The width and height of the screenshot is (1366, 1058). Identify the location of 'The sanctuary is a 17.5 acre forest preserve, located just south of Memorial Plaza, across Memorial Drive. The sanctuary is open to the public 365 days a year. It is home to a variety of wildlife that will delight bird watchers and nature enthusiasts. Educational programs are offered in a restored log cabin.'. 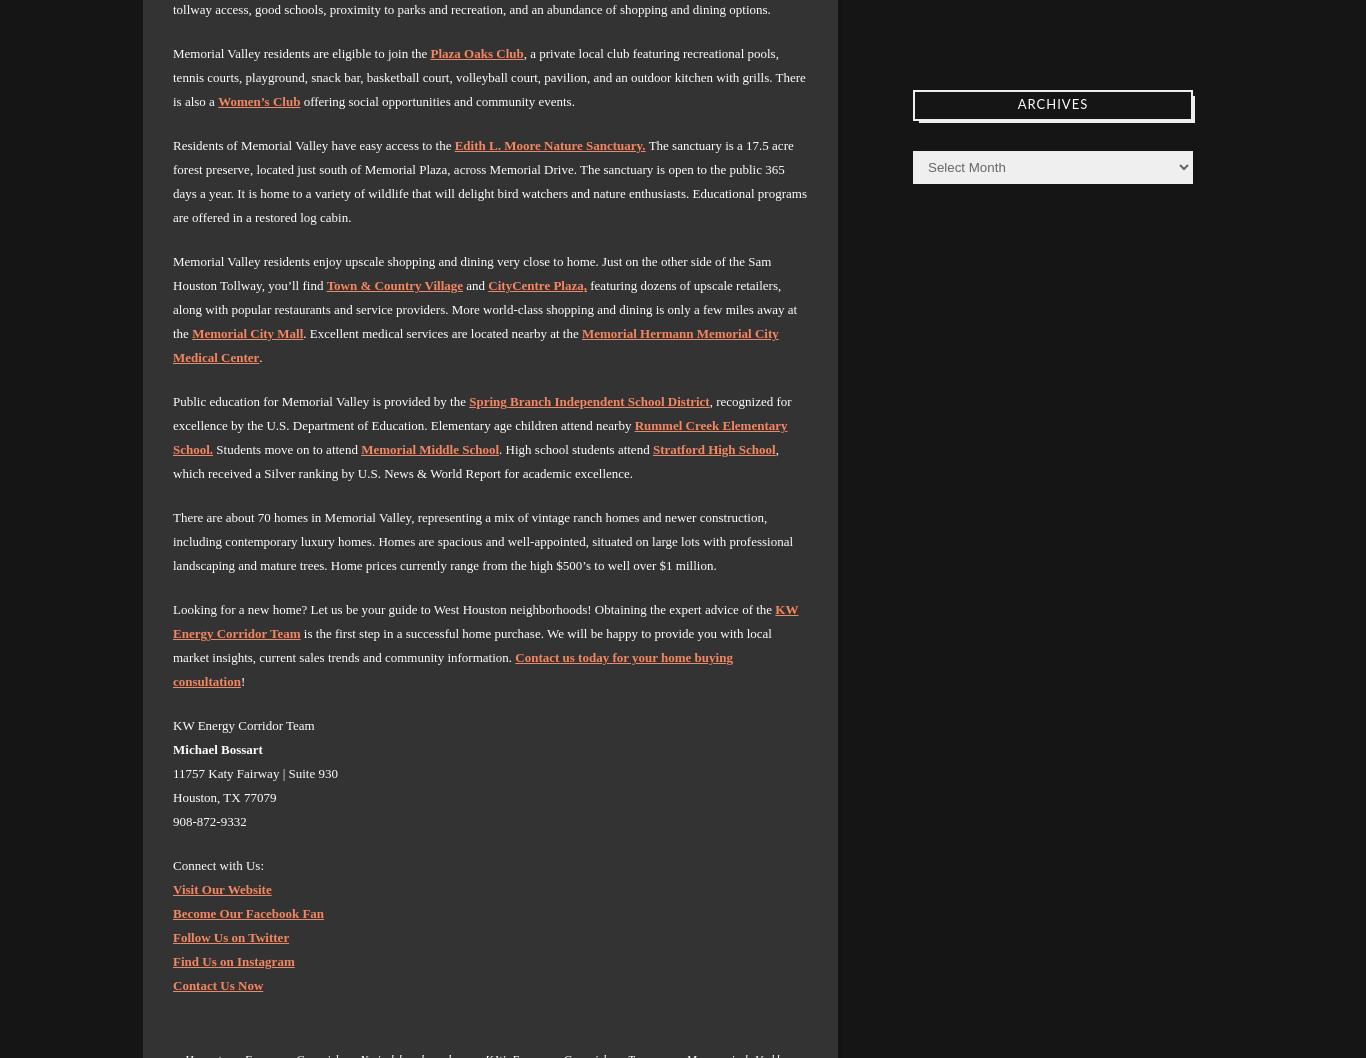
(489, 181).